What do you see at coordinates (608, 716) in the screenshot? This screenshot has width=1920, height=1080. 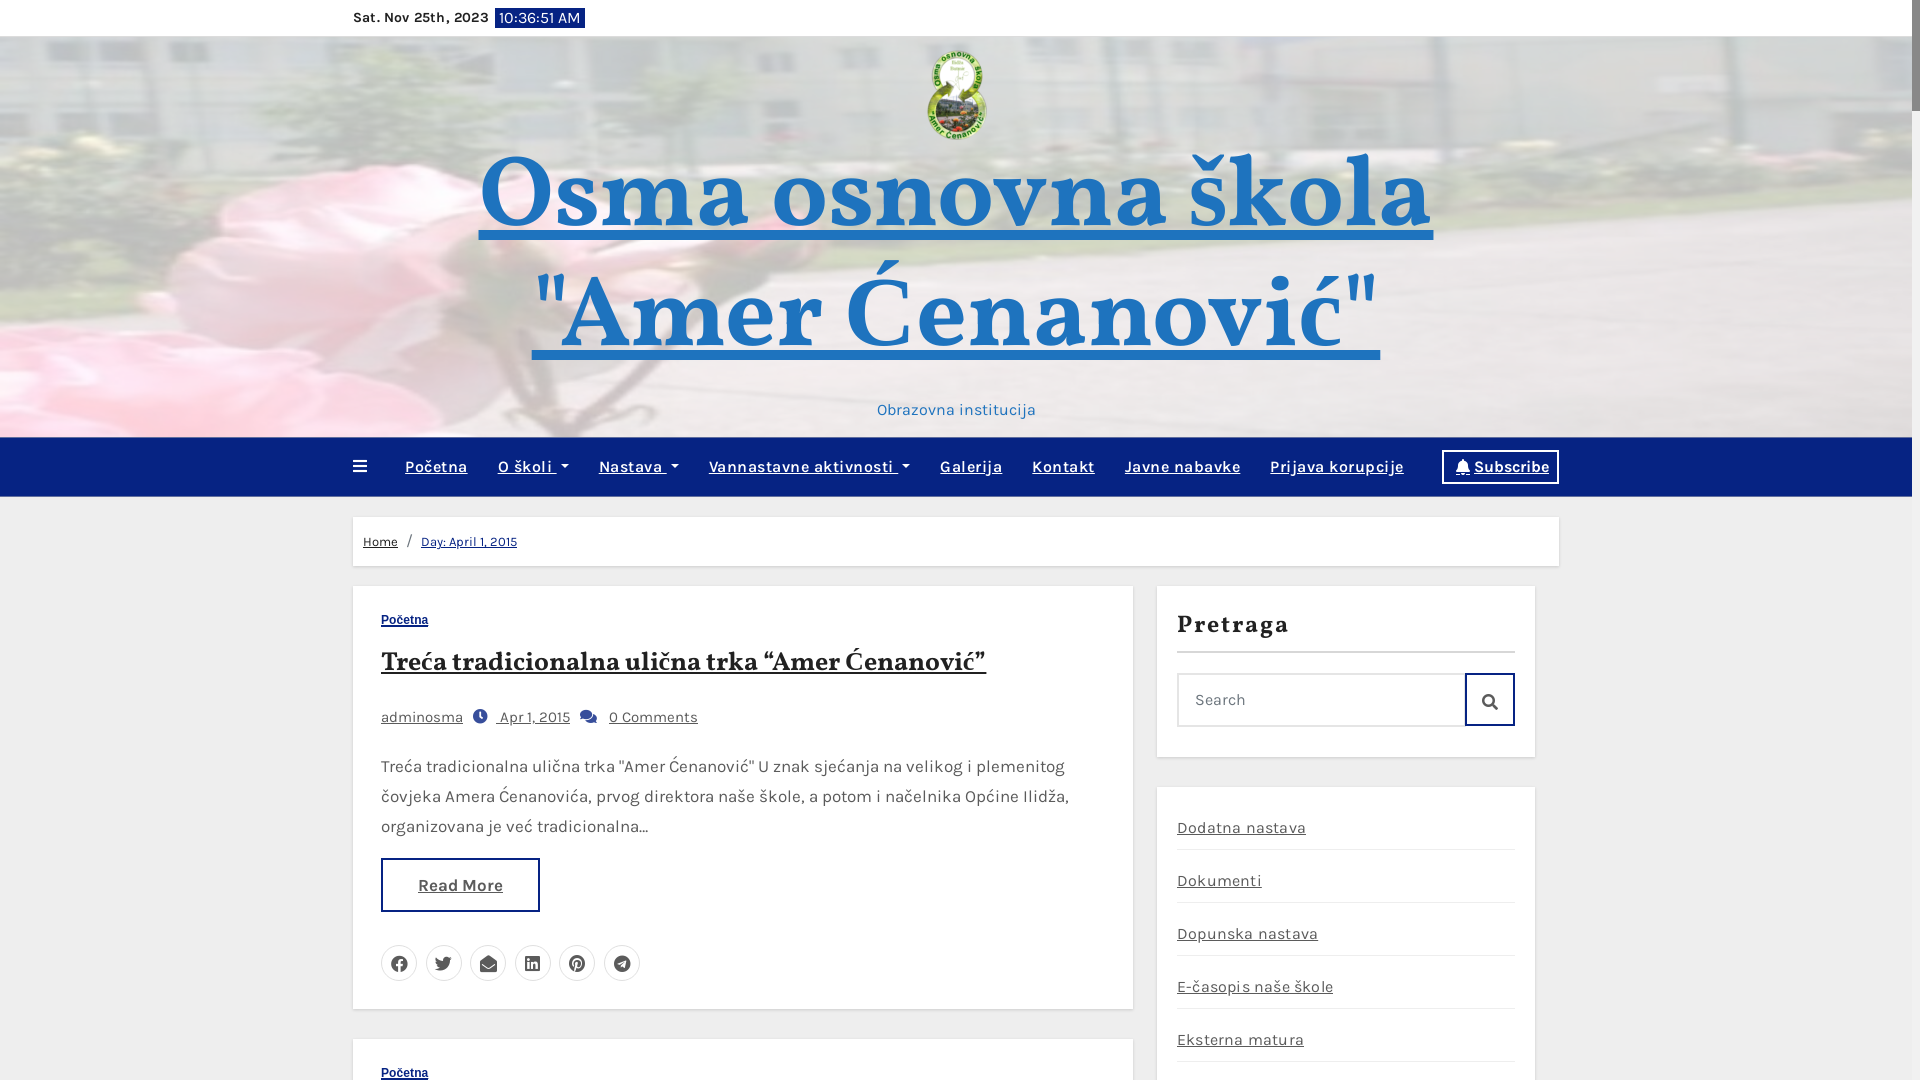 I see `'0 Comments'` at bounding box center [608, 716].